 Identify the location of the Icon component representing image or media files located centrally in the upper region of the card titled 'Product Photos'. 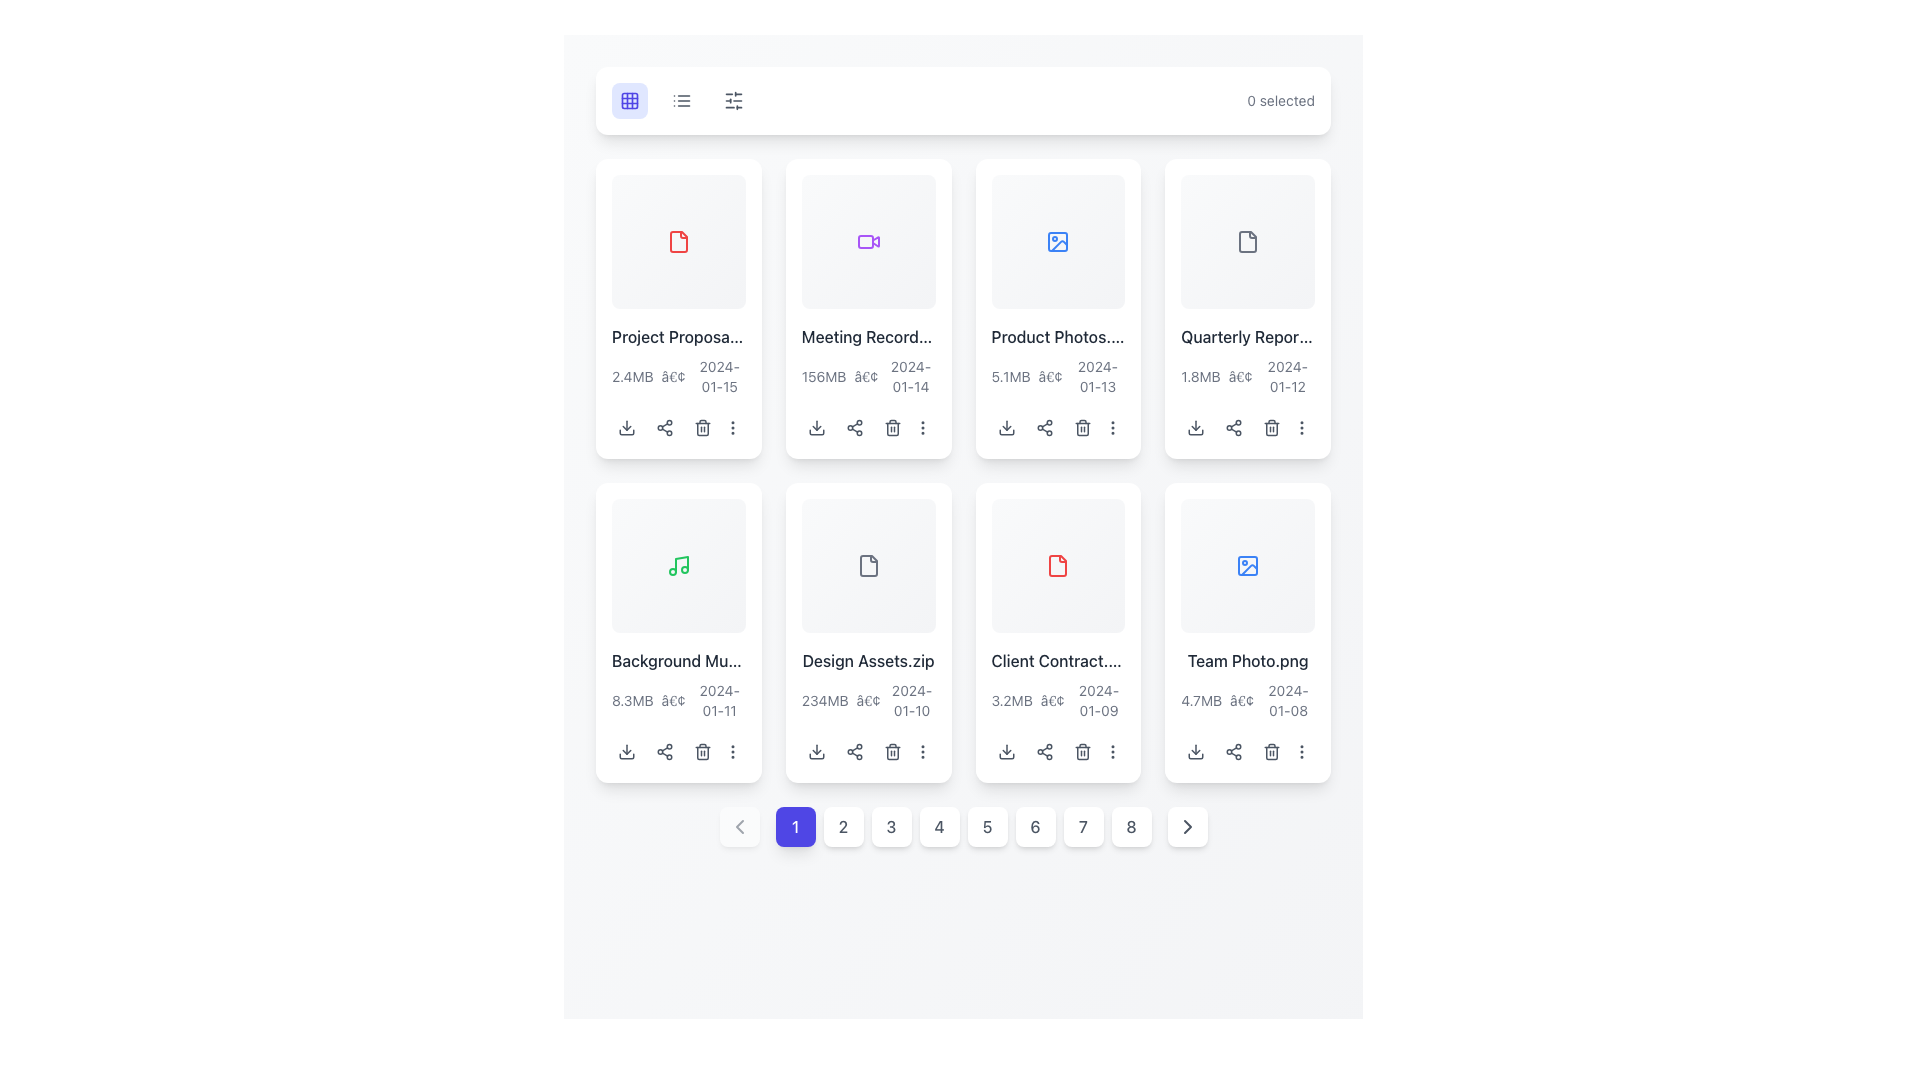
(1057, 240).